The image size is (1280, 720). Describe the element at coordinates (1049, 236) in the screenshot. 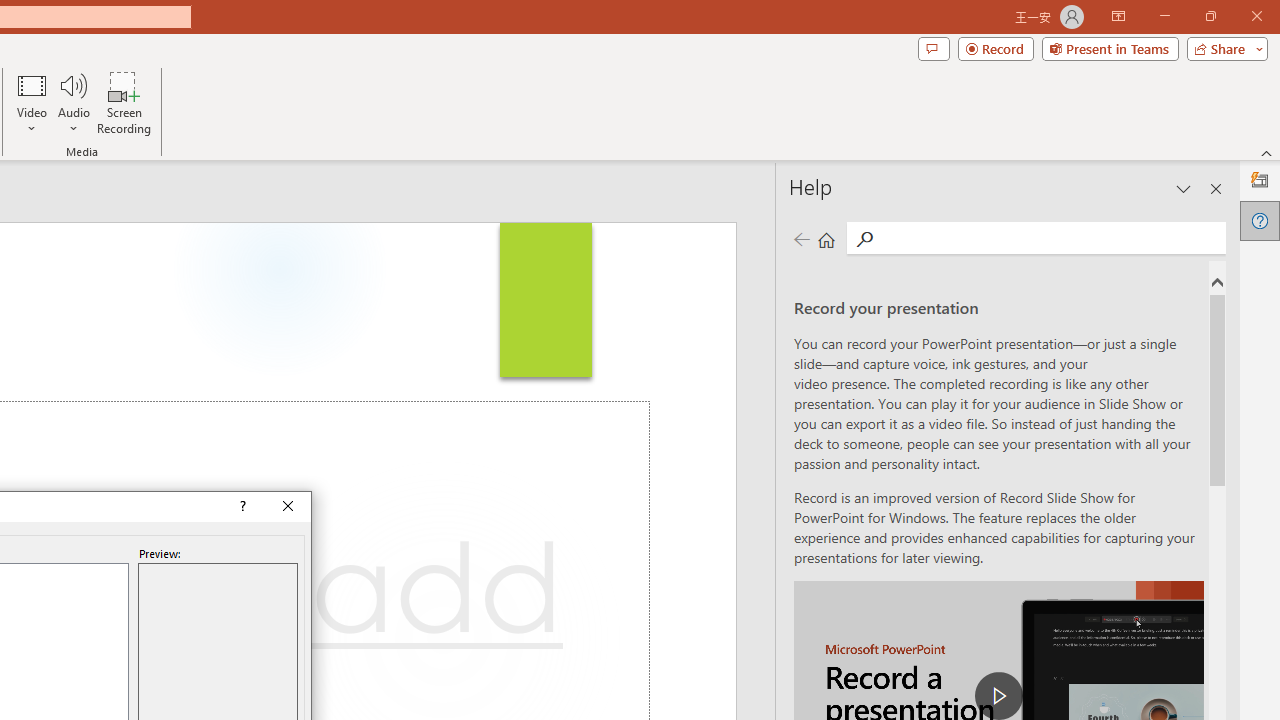

I see `'Search'` at that location.